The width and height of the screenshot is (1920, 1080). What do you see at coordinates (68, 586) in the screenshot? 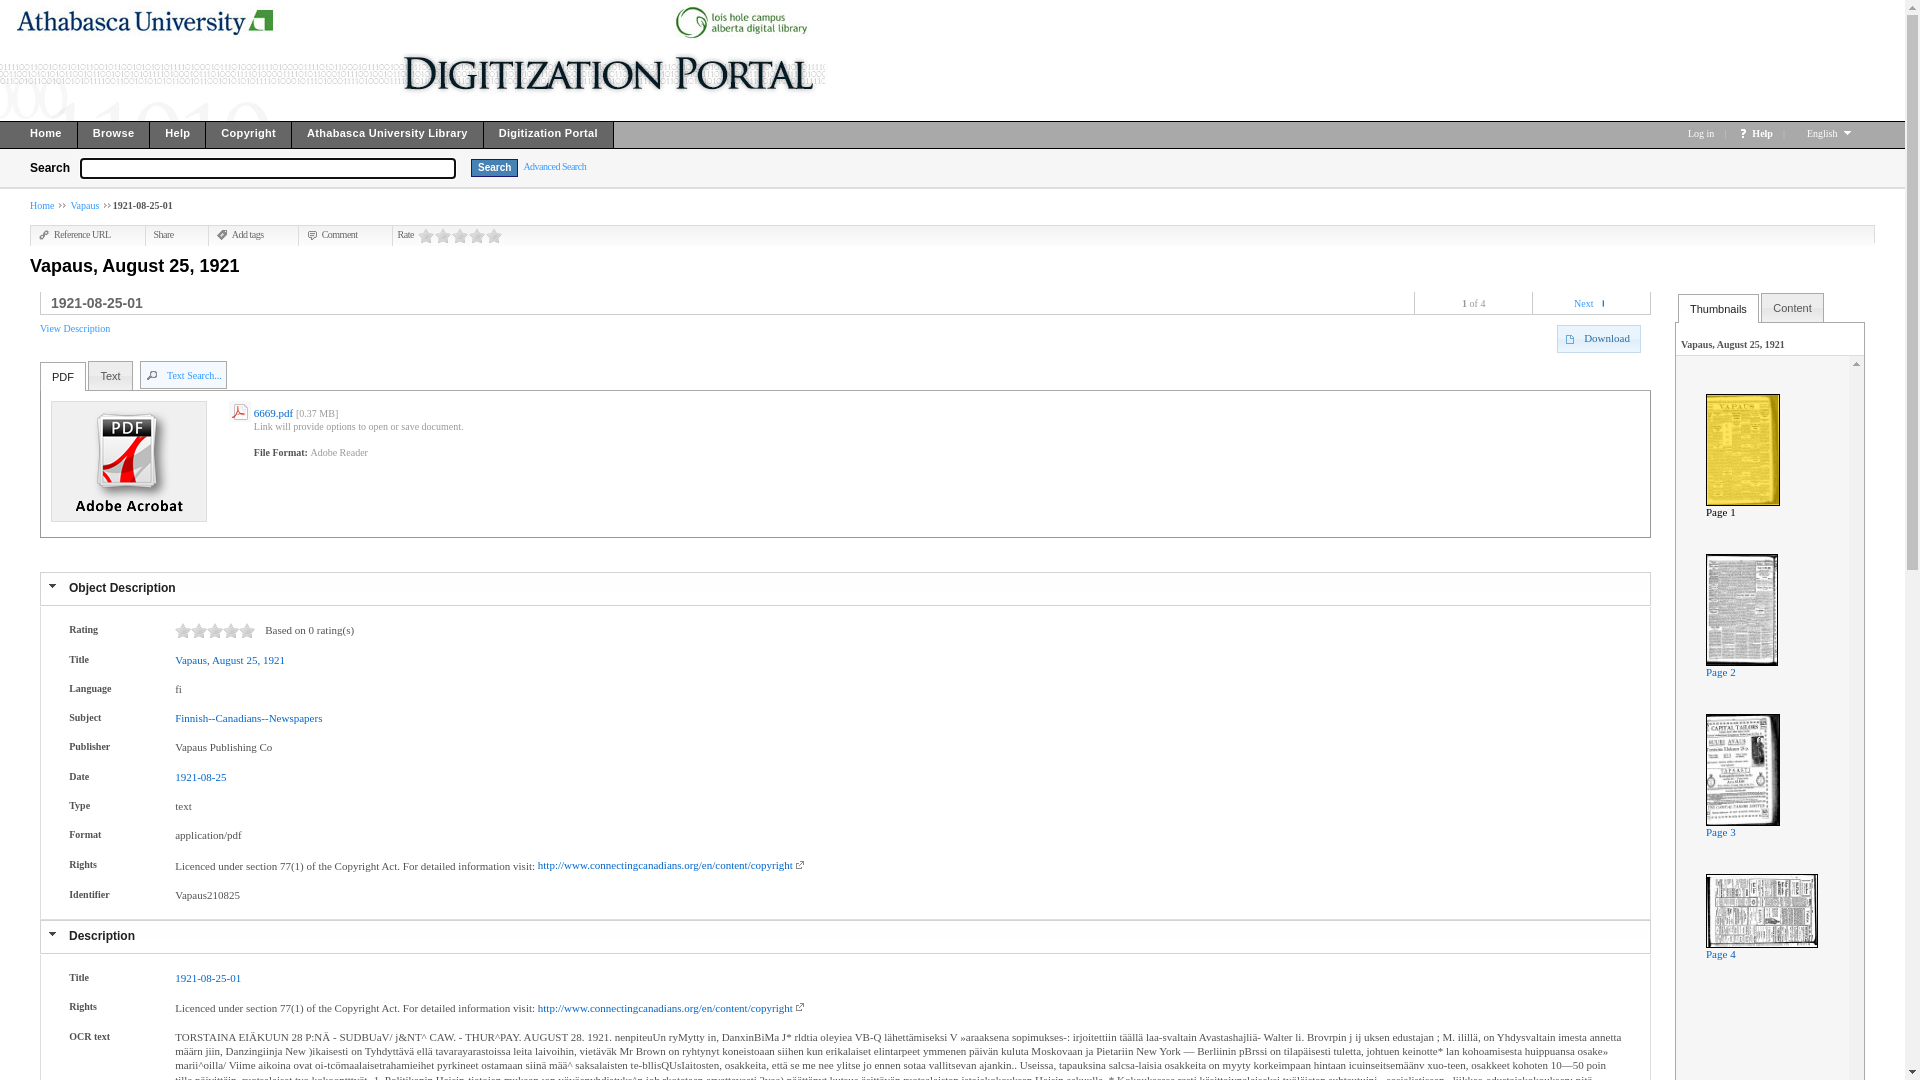
I see `'Object Description'` at bounding box center [68, 586].